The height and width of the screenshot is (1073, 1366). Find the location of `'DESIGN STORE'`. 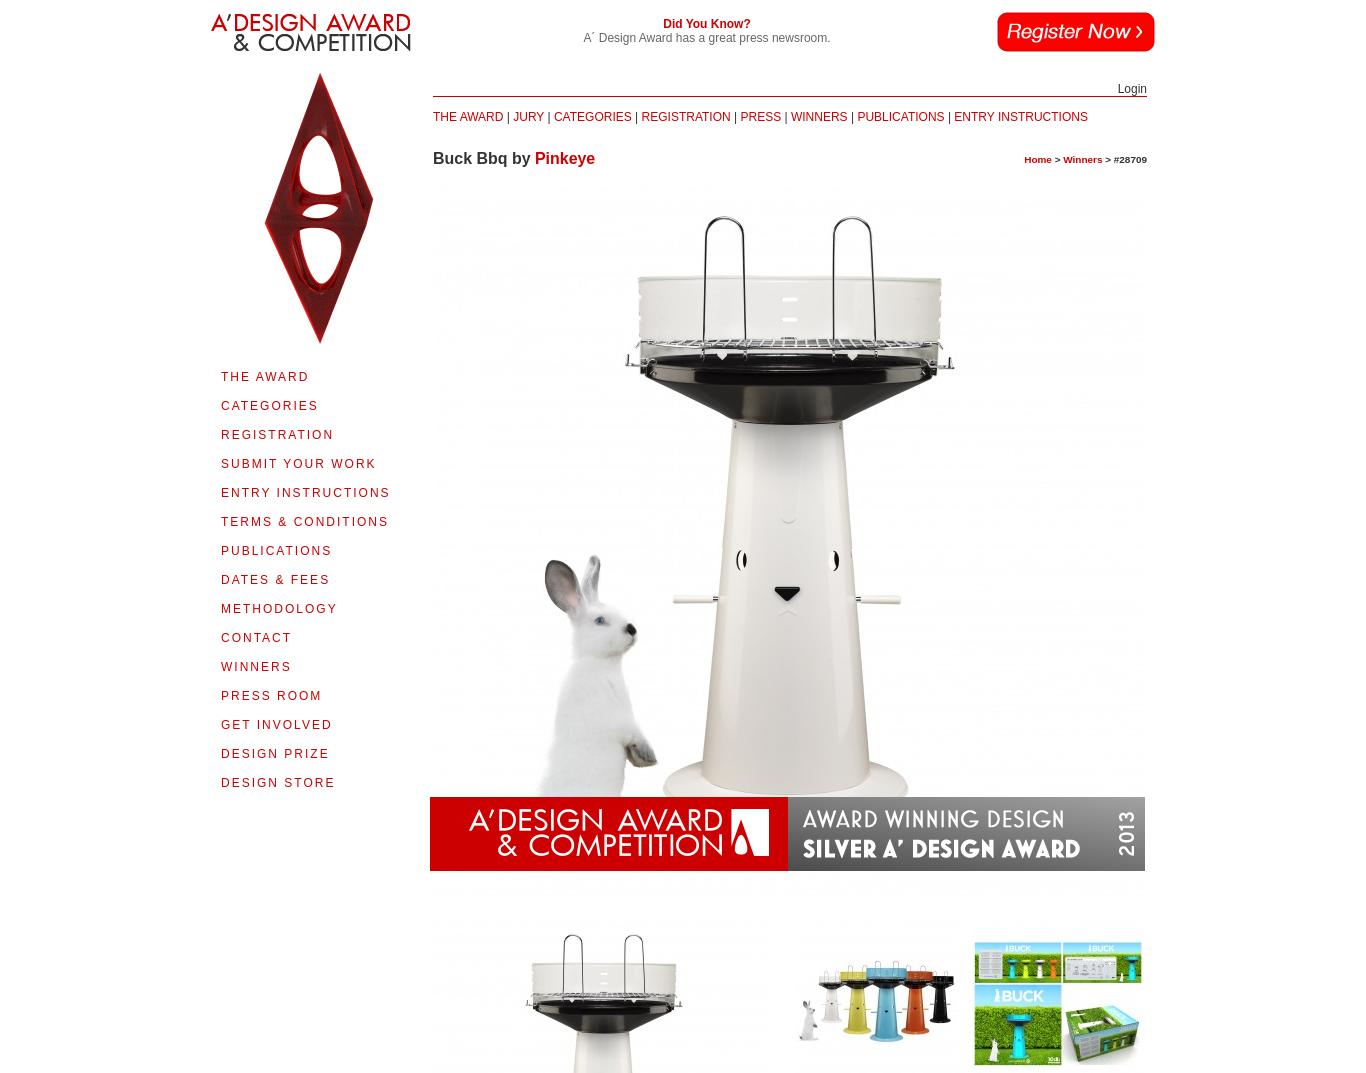

'DESIGN STORE' is located at coordinates (277, 782).